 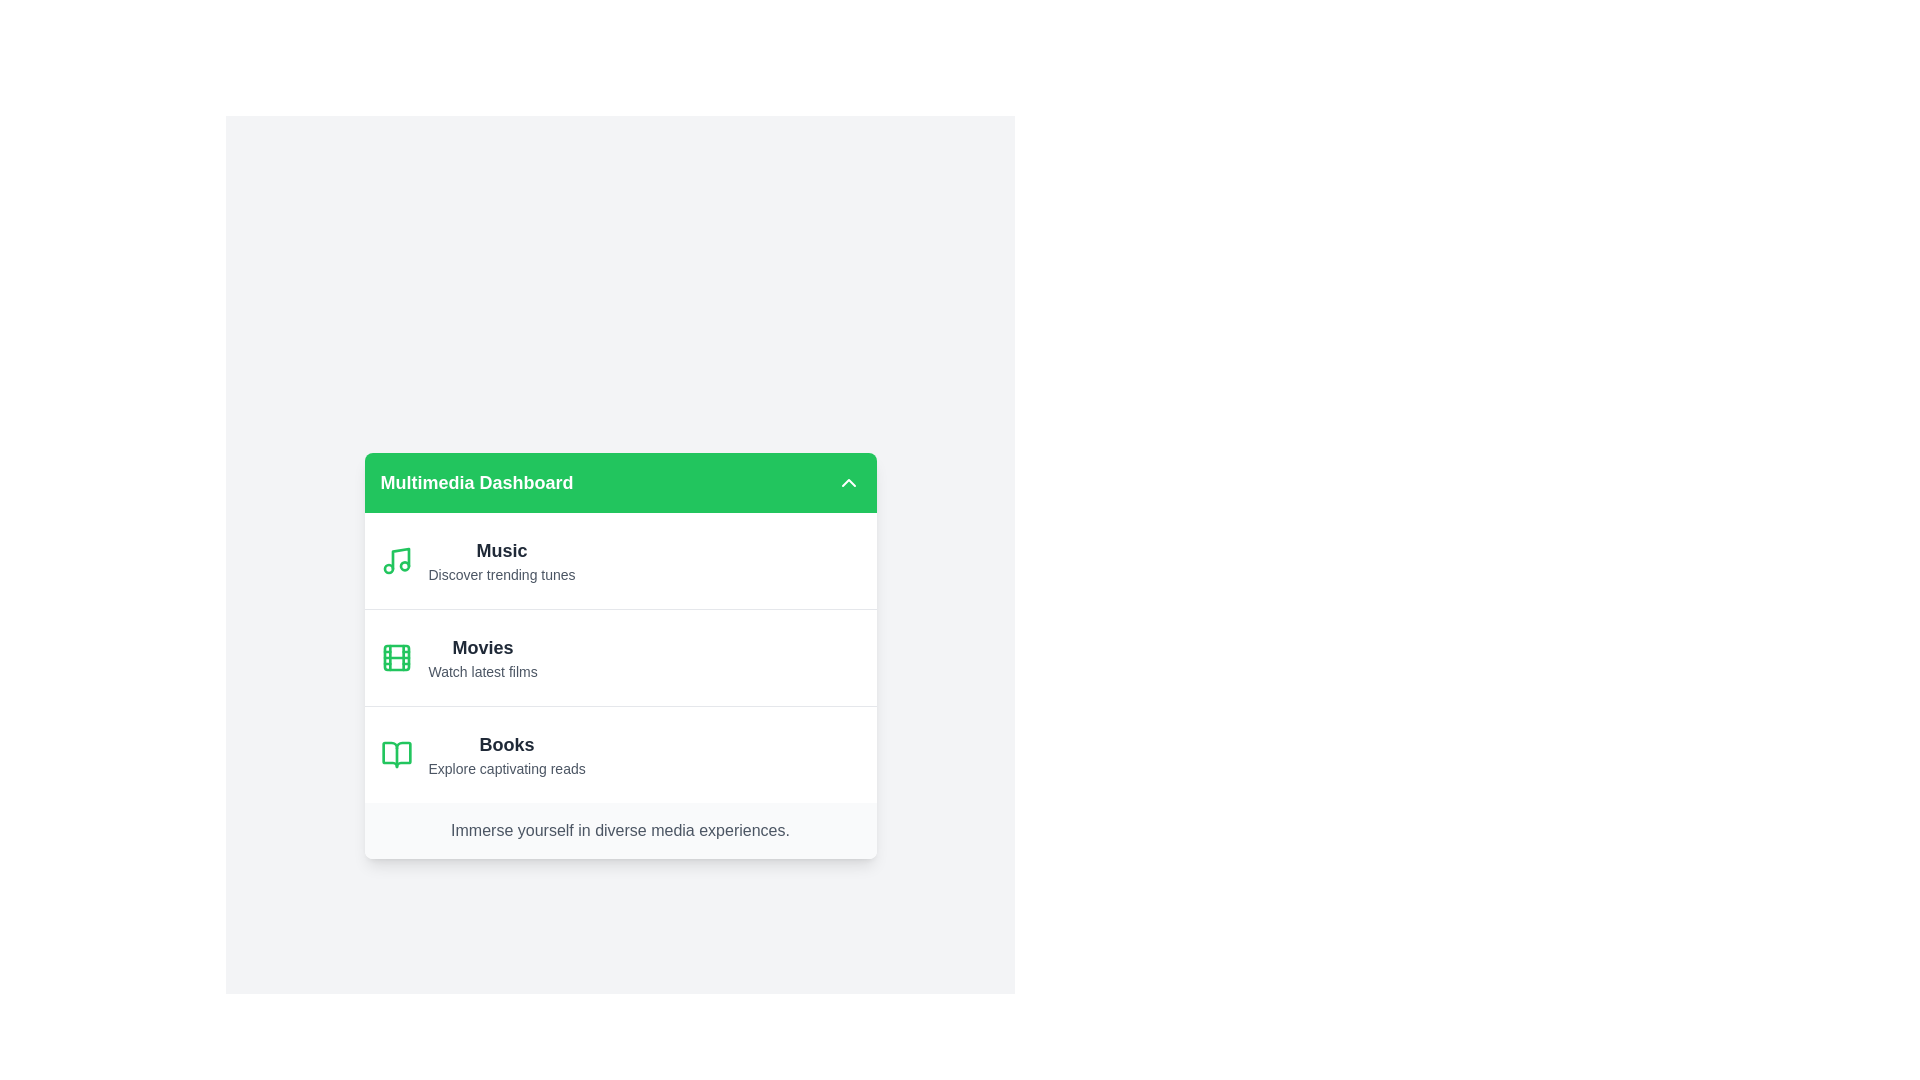 I want to click on the category Movies to explore its content, so click(x=619, y=657).